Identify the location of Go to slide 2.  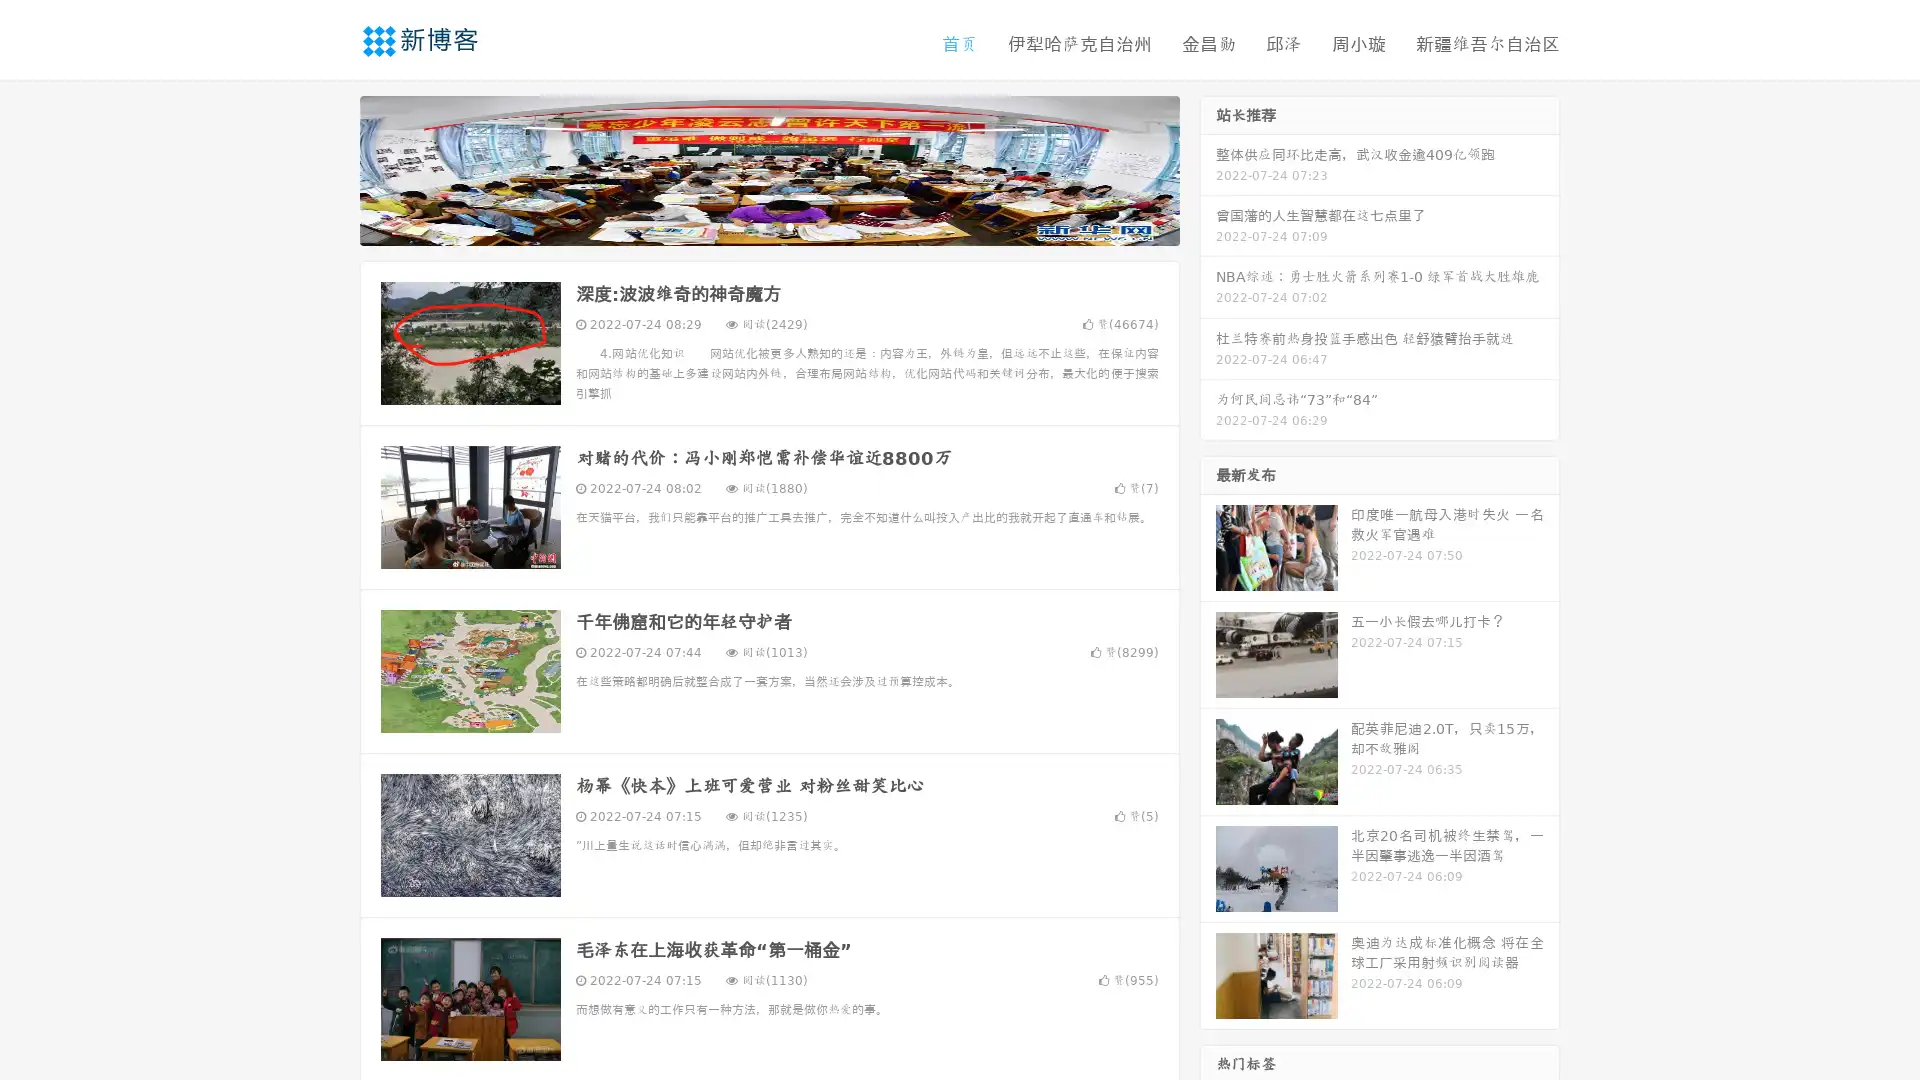
(768, 225).